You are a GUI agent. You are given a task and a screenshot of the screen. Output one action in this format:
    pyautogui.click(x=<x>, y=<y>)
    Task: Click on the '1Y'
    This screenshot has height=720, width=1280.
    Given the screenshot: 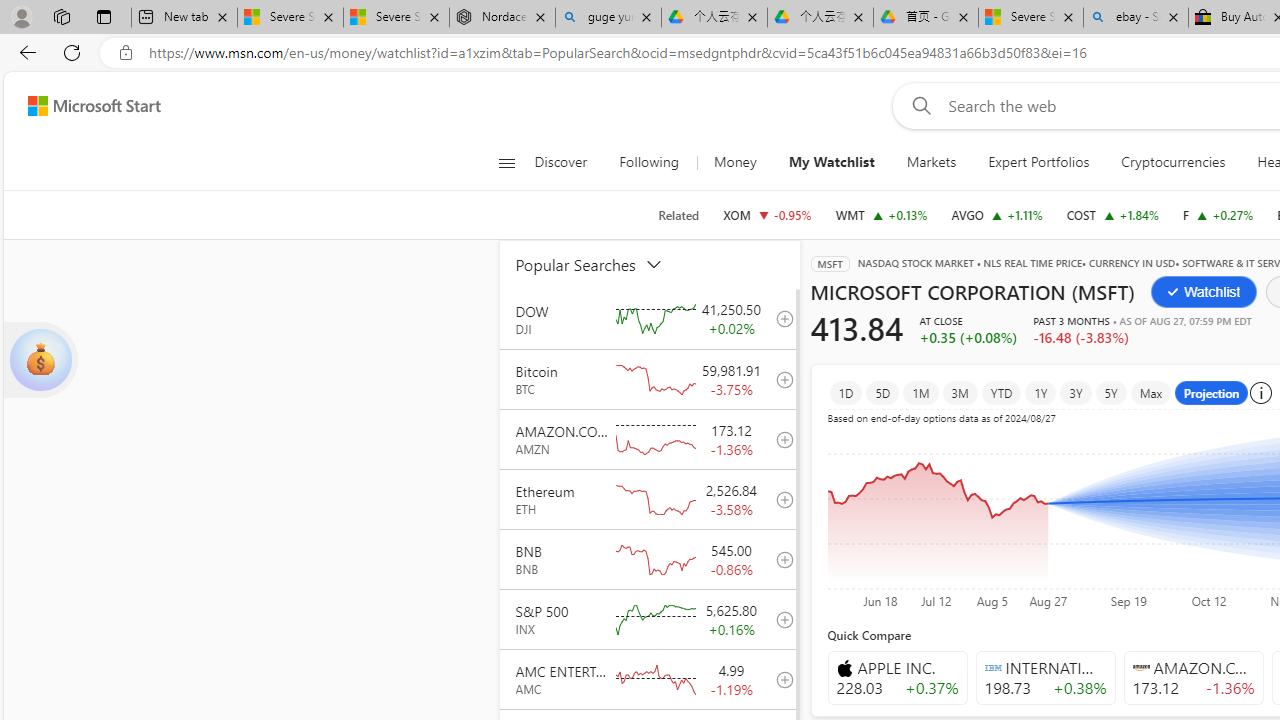 What is the action you would take?
    pyautogui.click(x=1040, y=392)
    